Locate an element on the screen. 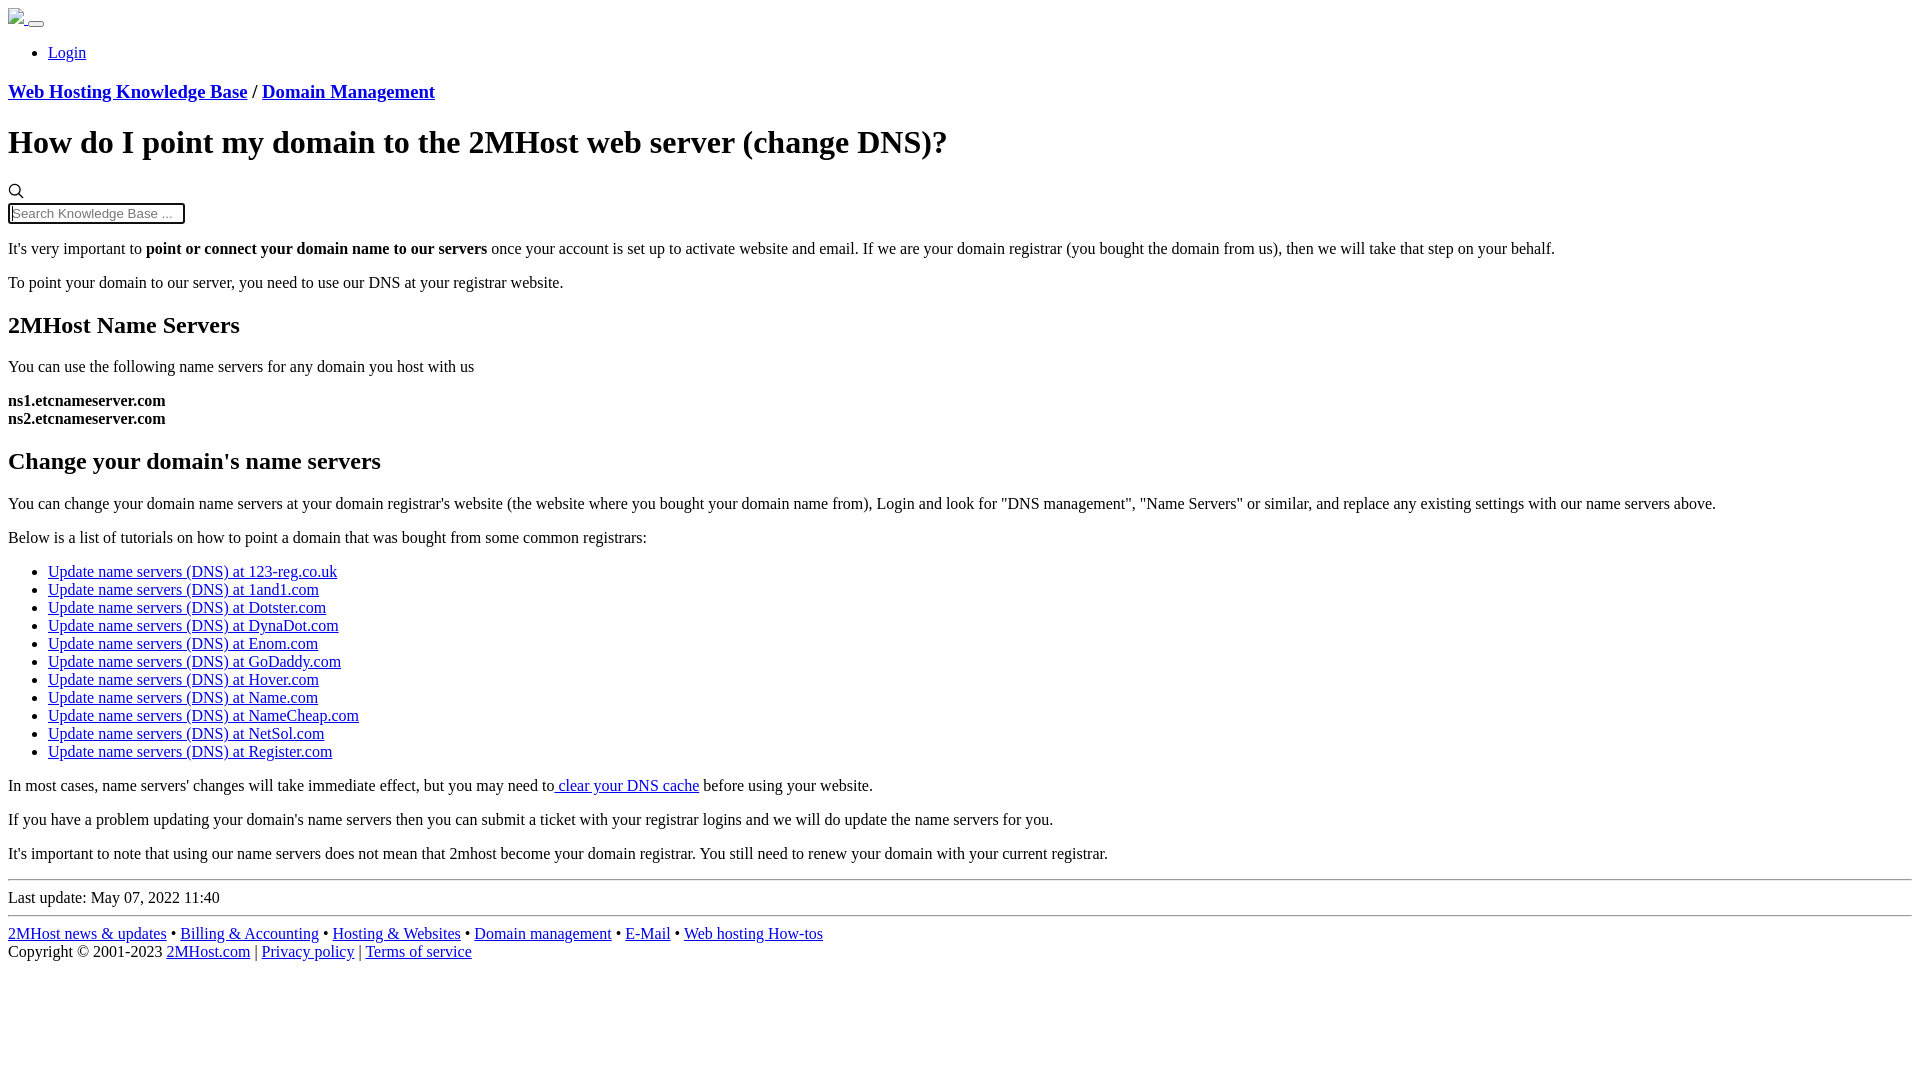 This screenshot has height=1080, width=1920. 'E-Mail' is located at coordinates (647, 933).